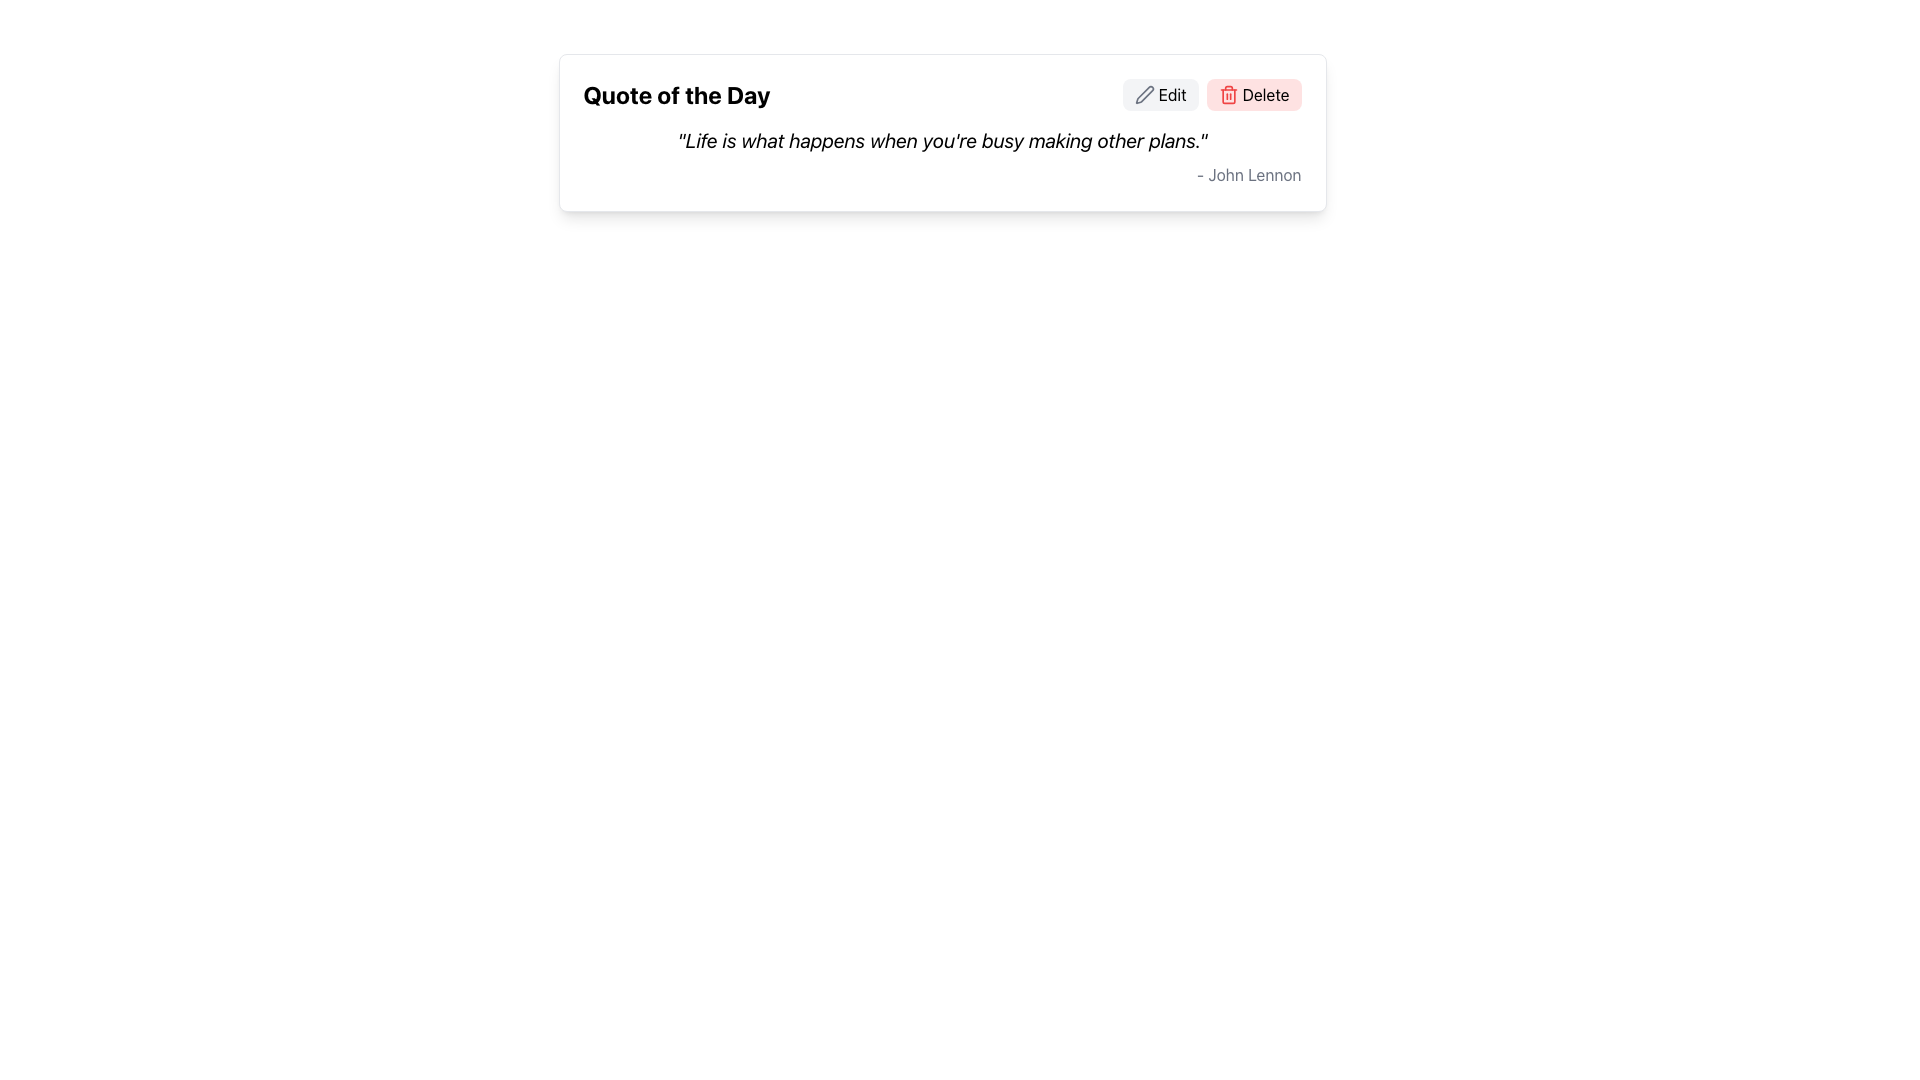 This screenshot has height=1080, width=1920. What do you see at coordinates (1172, 95) in the screenshot?
I see `the Text Label located to the right of the pen icon in the editing toolbar section at the top right of the page` at bounding box center [1172, 95].